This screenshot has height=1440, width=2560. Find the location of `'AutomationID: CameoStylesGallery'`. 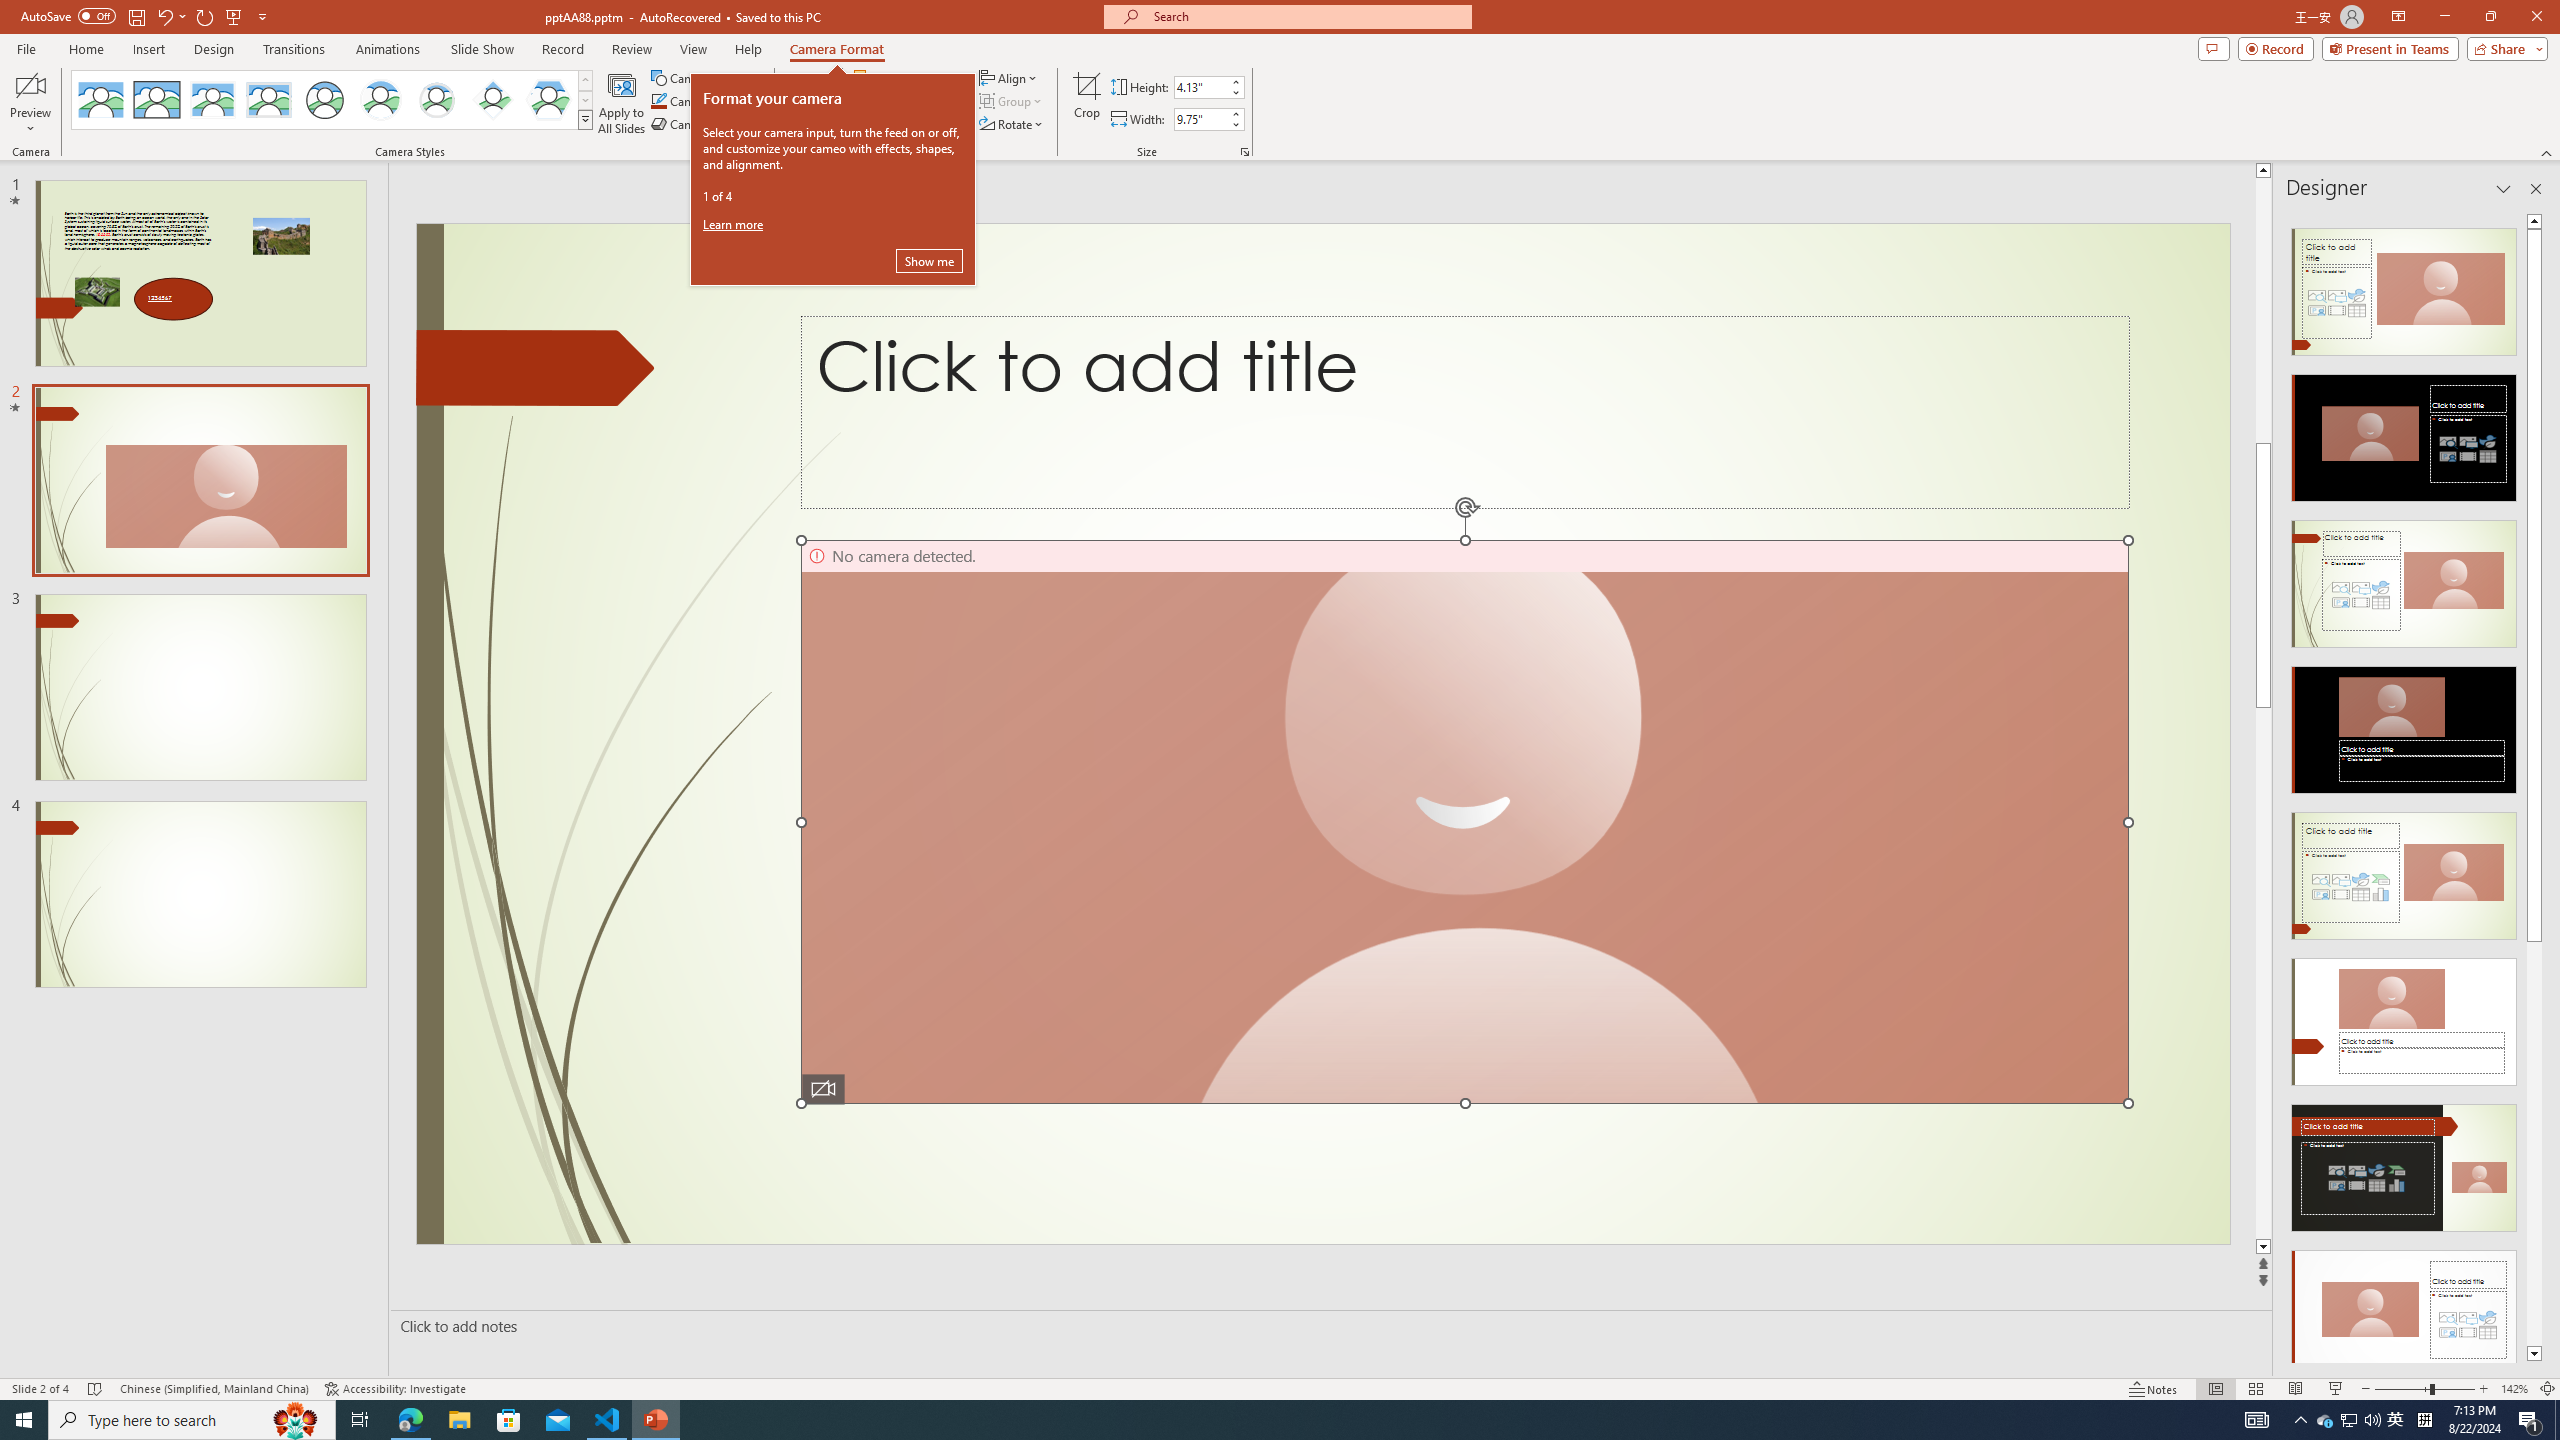

'AutomationID: CameoStylesGallery' is located at coordinates (331, 99).